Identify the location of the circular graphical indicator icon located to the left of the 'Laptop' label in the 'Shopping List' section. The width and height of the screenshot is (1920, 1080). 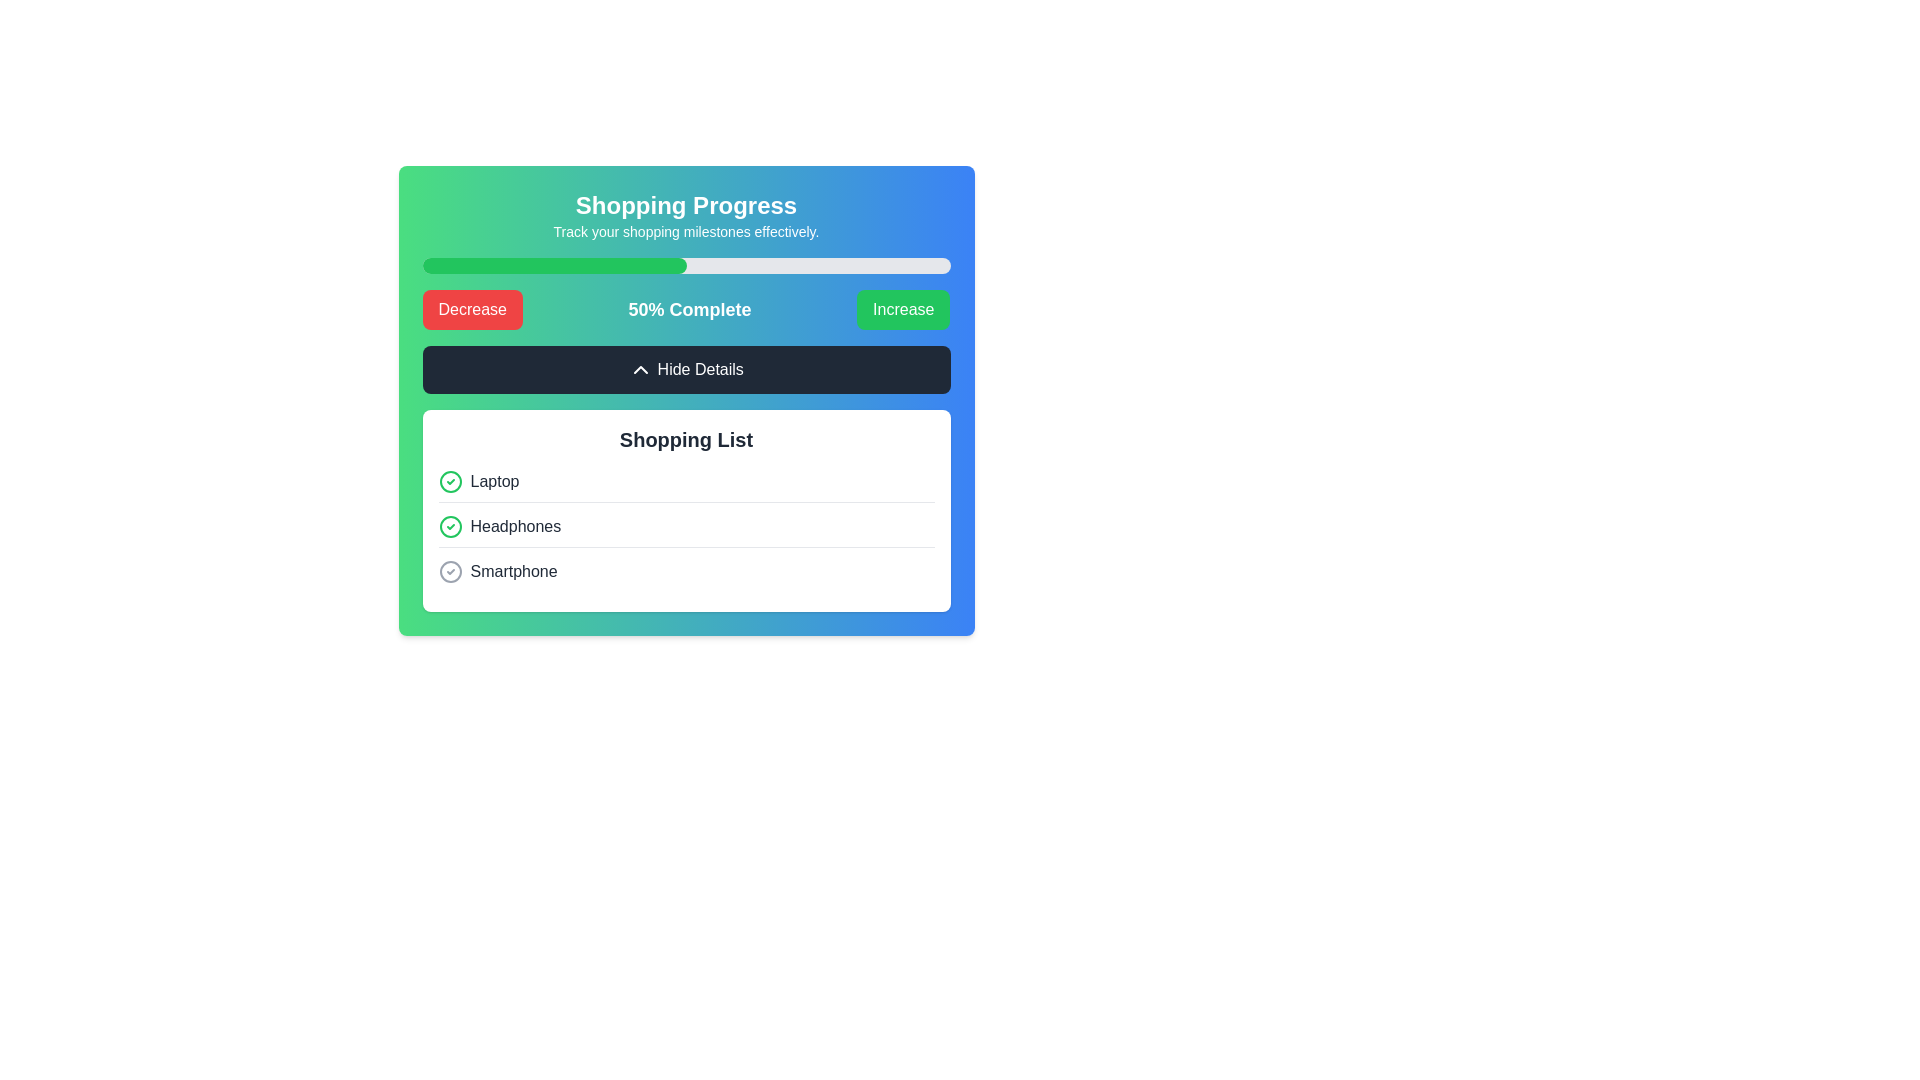
(449, 482).